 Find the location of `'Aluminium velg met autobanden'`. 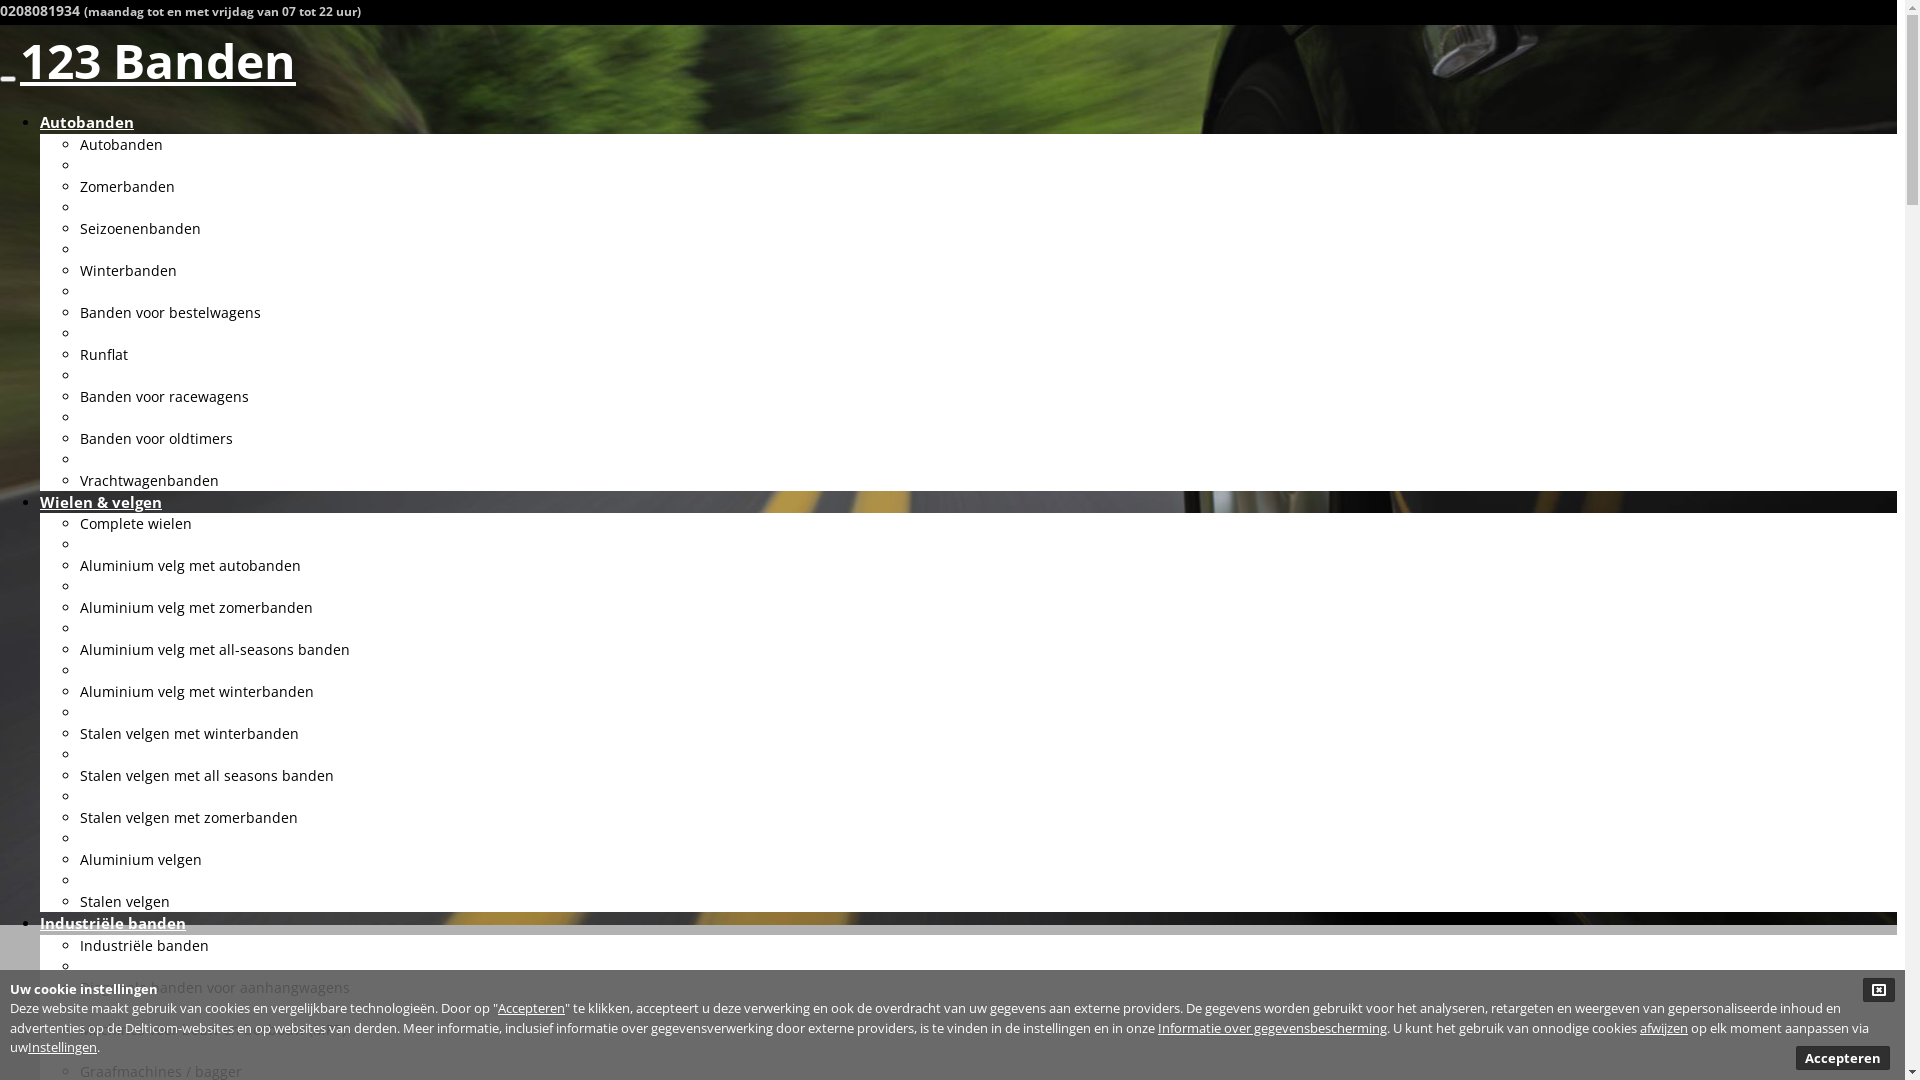

'Aluminium velg met autobanden' is located at coordinates (190, 565).